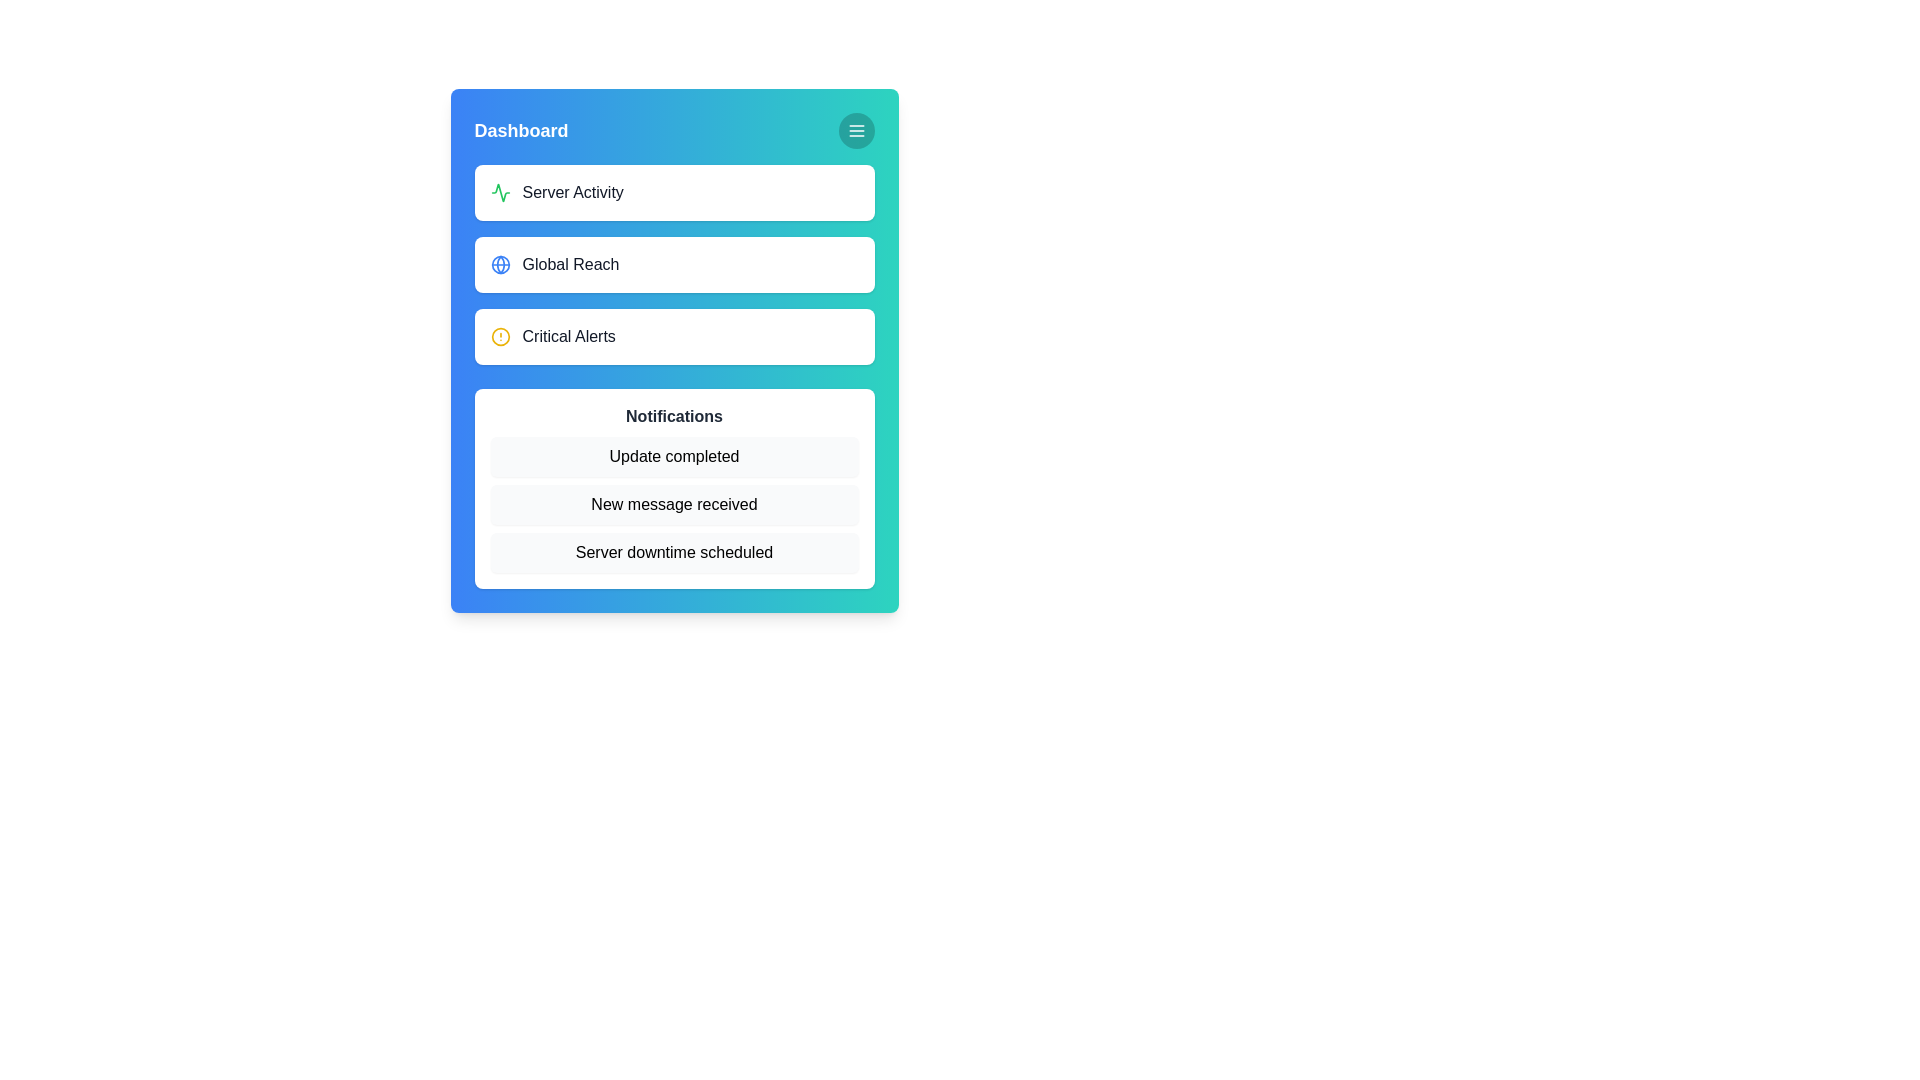 The width and height of the screenshot is (1920, 1080). What do you see at coordinates (568, 335) in the screenshot?
I see `text label that identifies the card as representing the 'Critical Alerts' section within the application interface, located in the middle of the blue interface` at bounding box center [568, 335].